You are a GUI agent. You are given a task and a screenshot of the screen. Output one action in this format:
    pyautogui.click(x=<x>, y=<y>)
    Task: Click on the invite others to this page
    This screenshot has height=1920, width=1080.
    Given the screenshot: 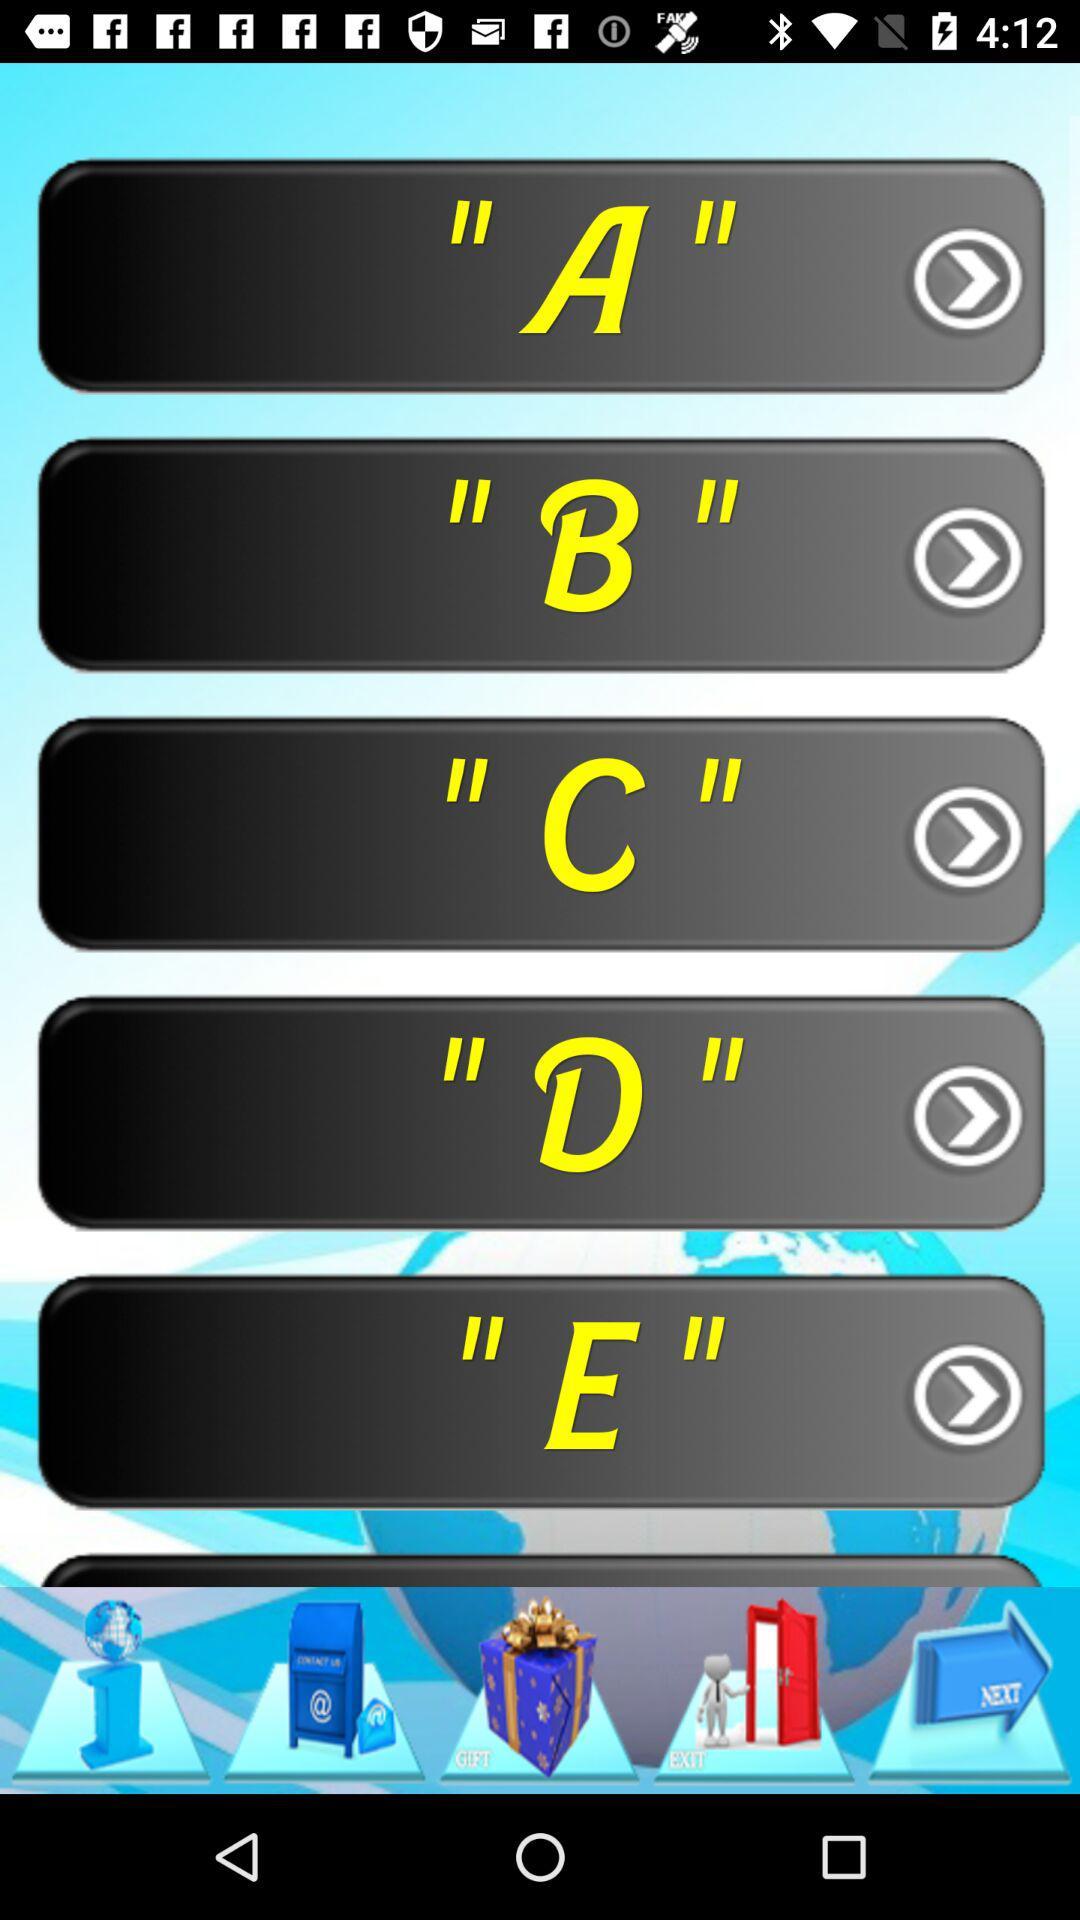 What is the action you would take?
    pyautogui.click(x=754, y=1689)
    